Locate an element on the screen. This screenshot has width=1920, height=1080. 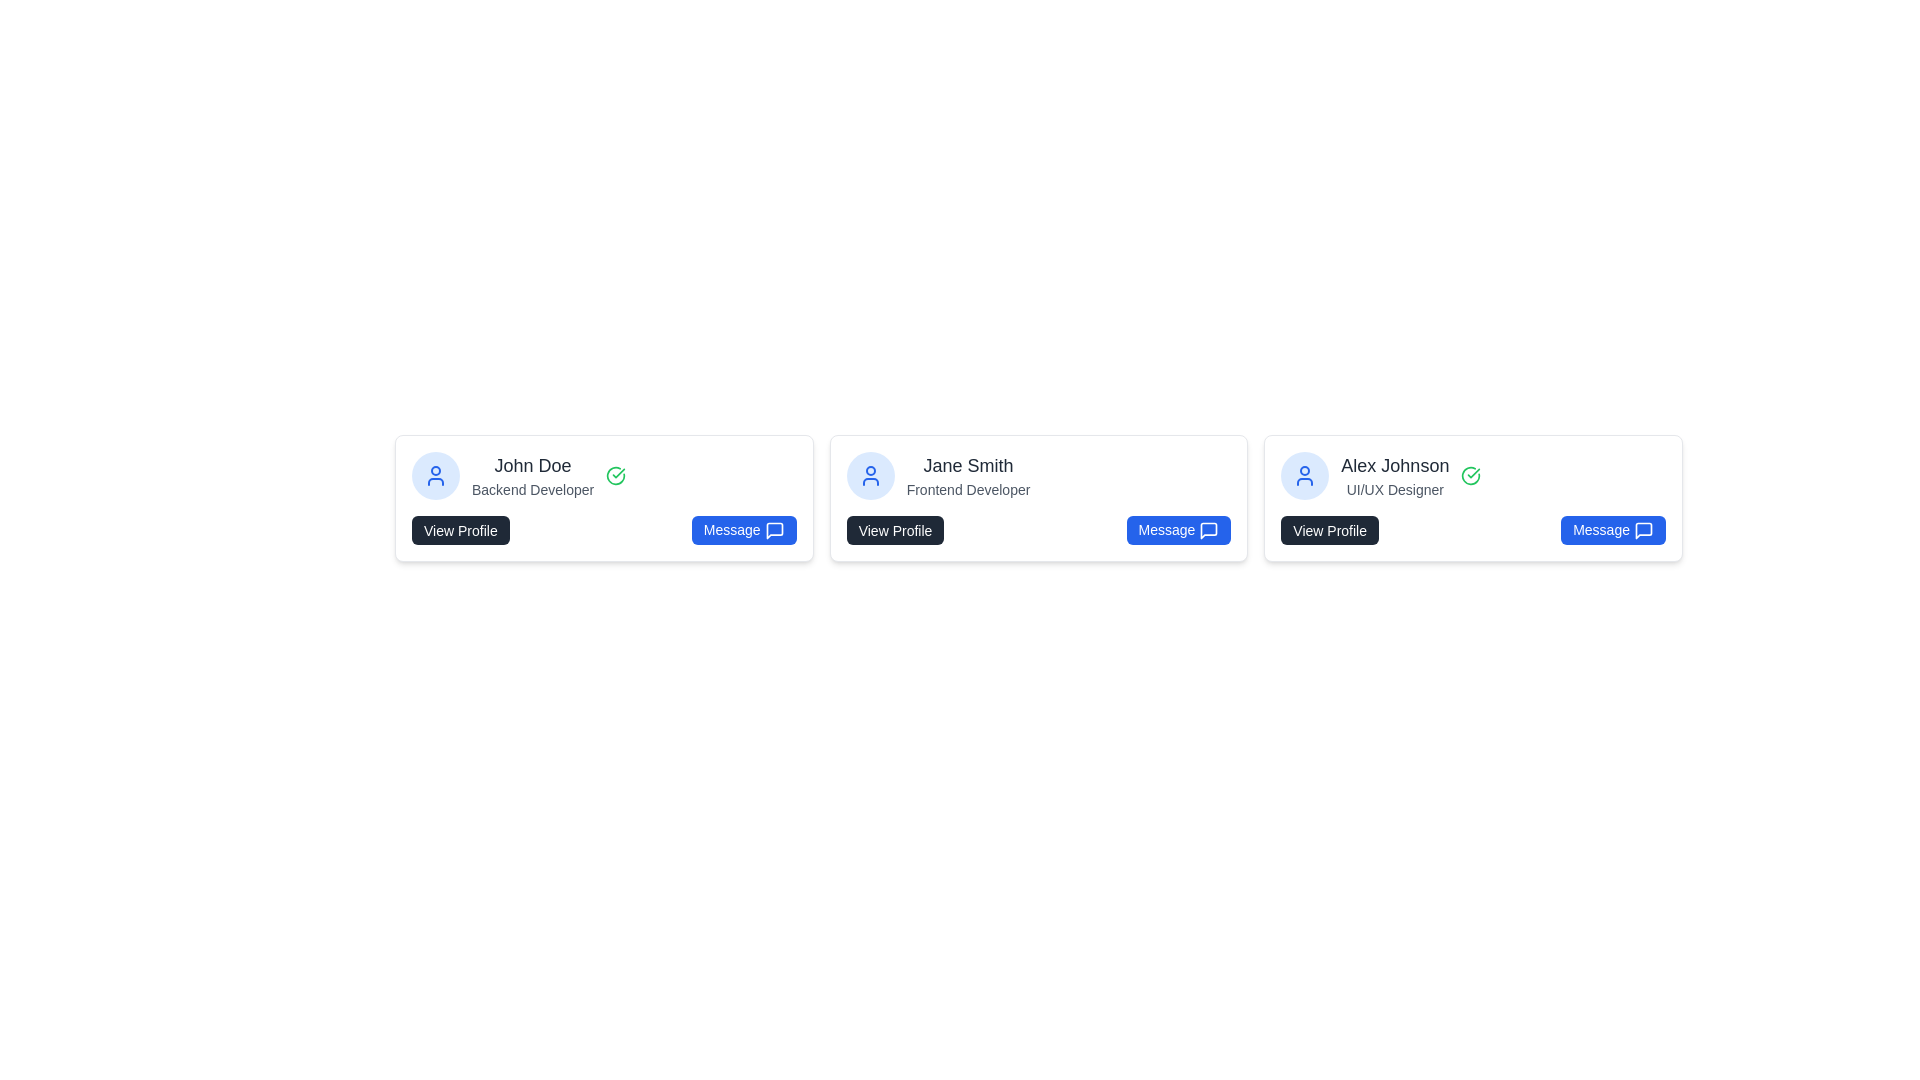
the Avatar icon, which is a circular icon with a light blue background and a person silhouette outlined in blue, located to the left of the text 'Alex Johnson' in the third profile card is located at coordinates (1305, 475).